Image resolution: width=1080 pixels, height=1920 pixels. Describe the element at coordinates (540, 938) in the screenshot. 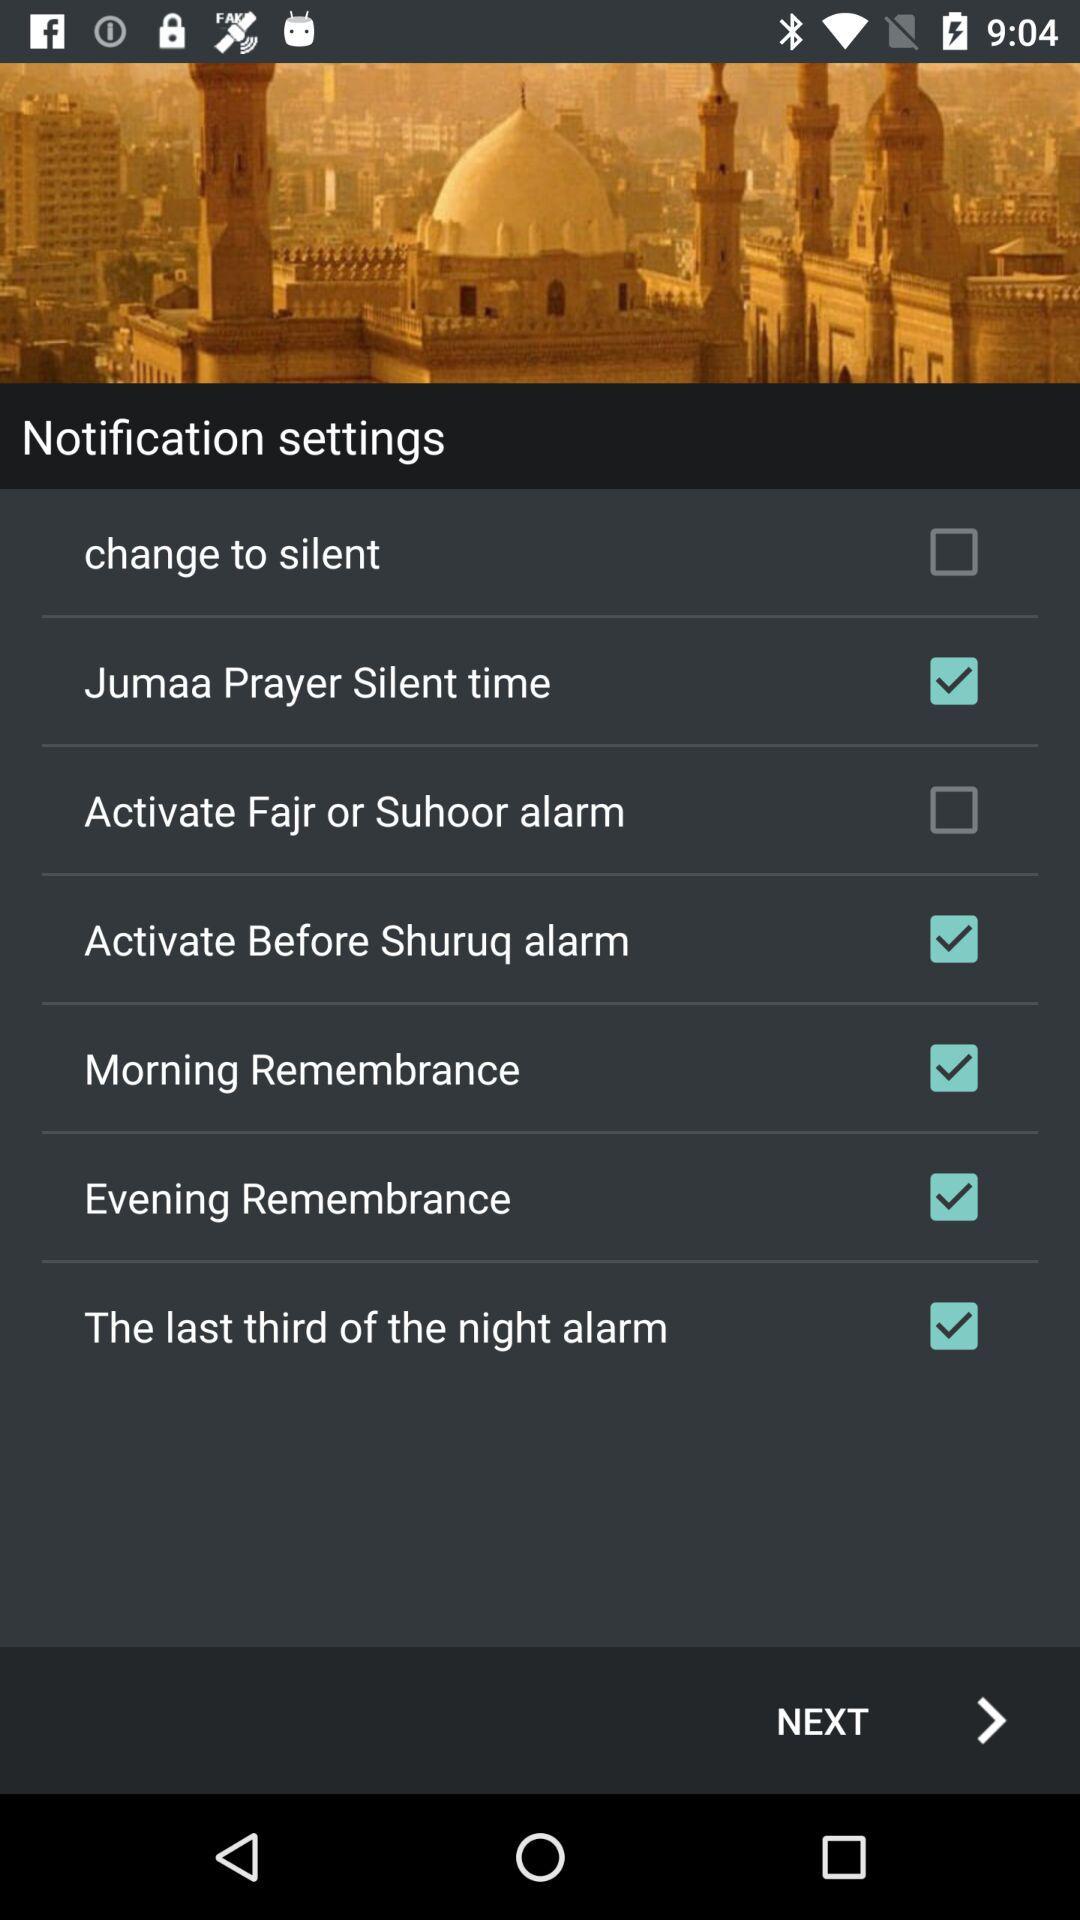

I see `the checkbox below the activate fajr or checkbox` at that location.